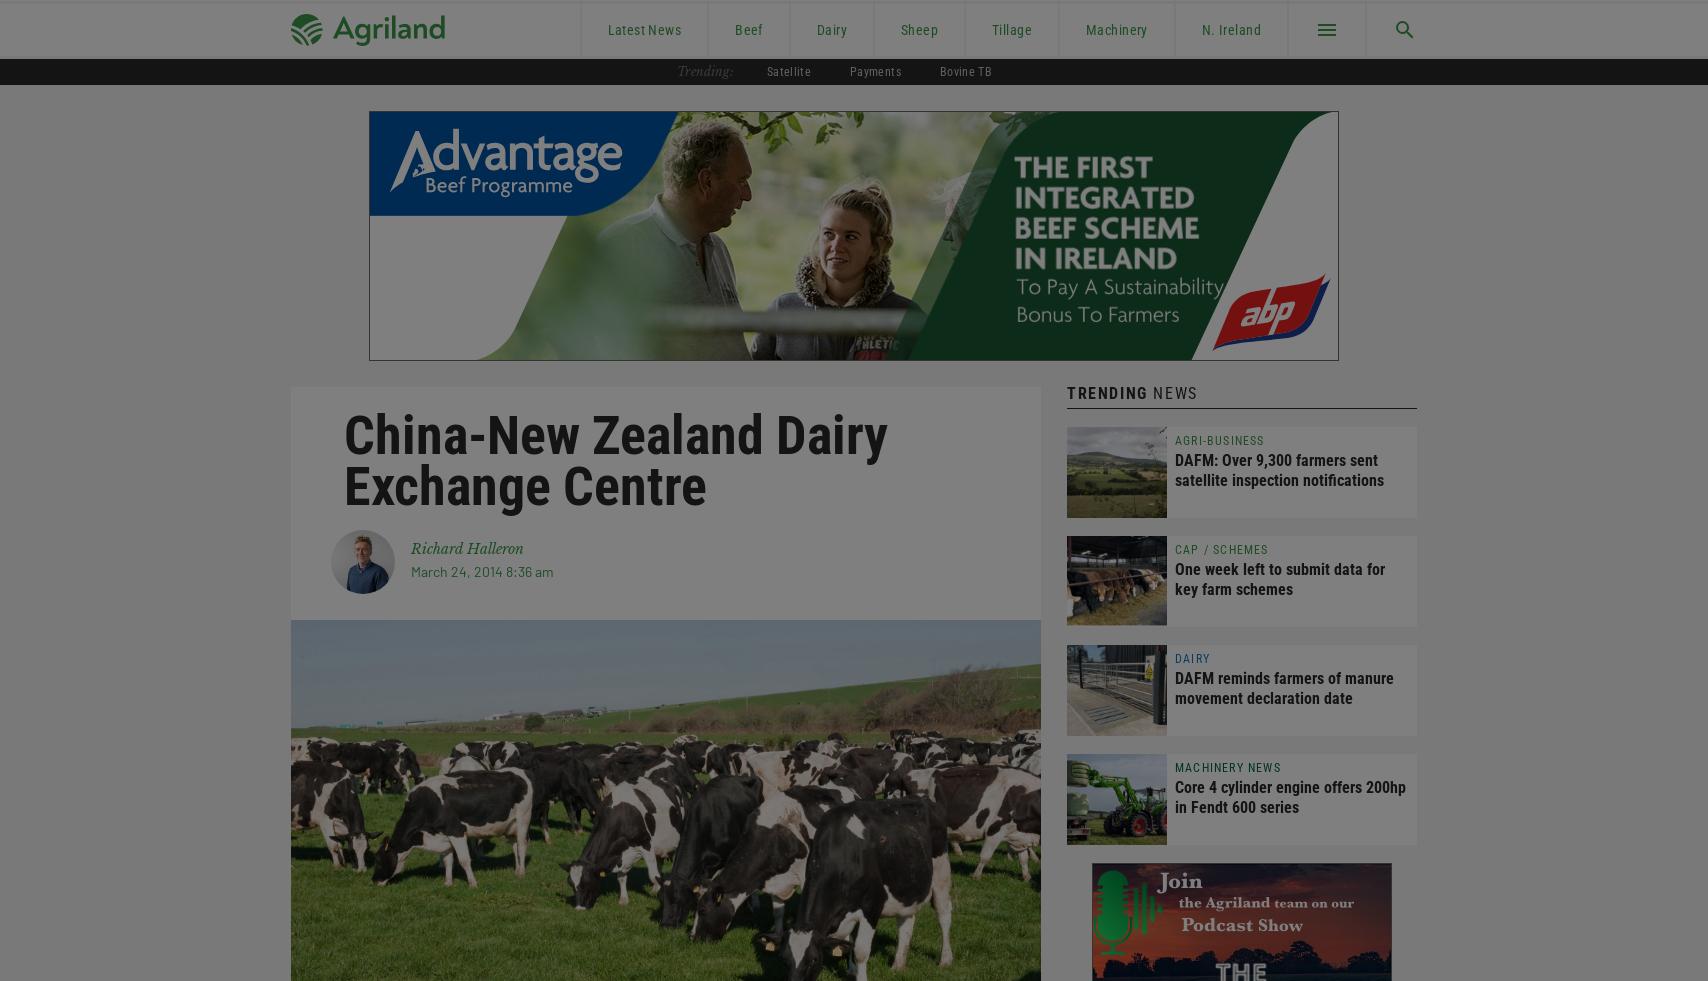 The image size is (1708, 981). Describe the element at coordinates (676, 70) in the screenshot. I see `'Trending:'` at that location.